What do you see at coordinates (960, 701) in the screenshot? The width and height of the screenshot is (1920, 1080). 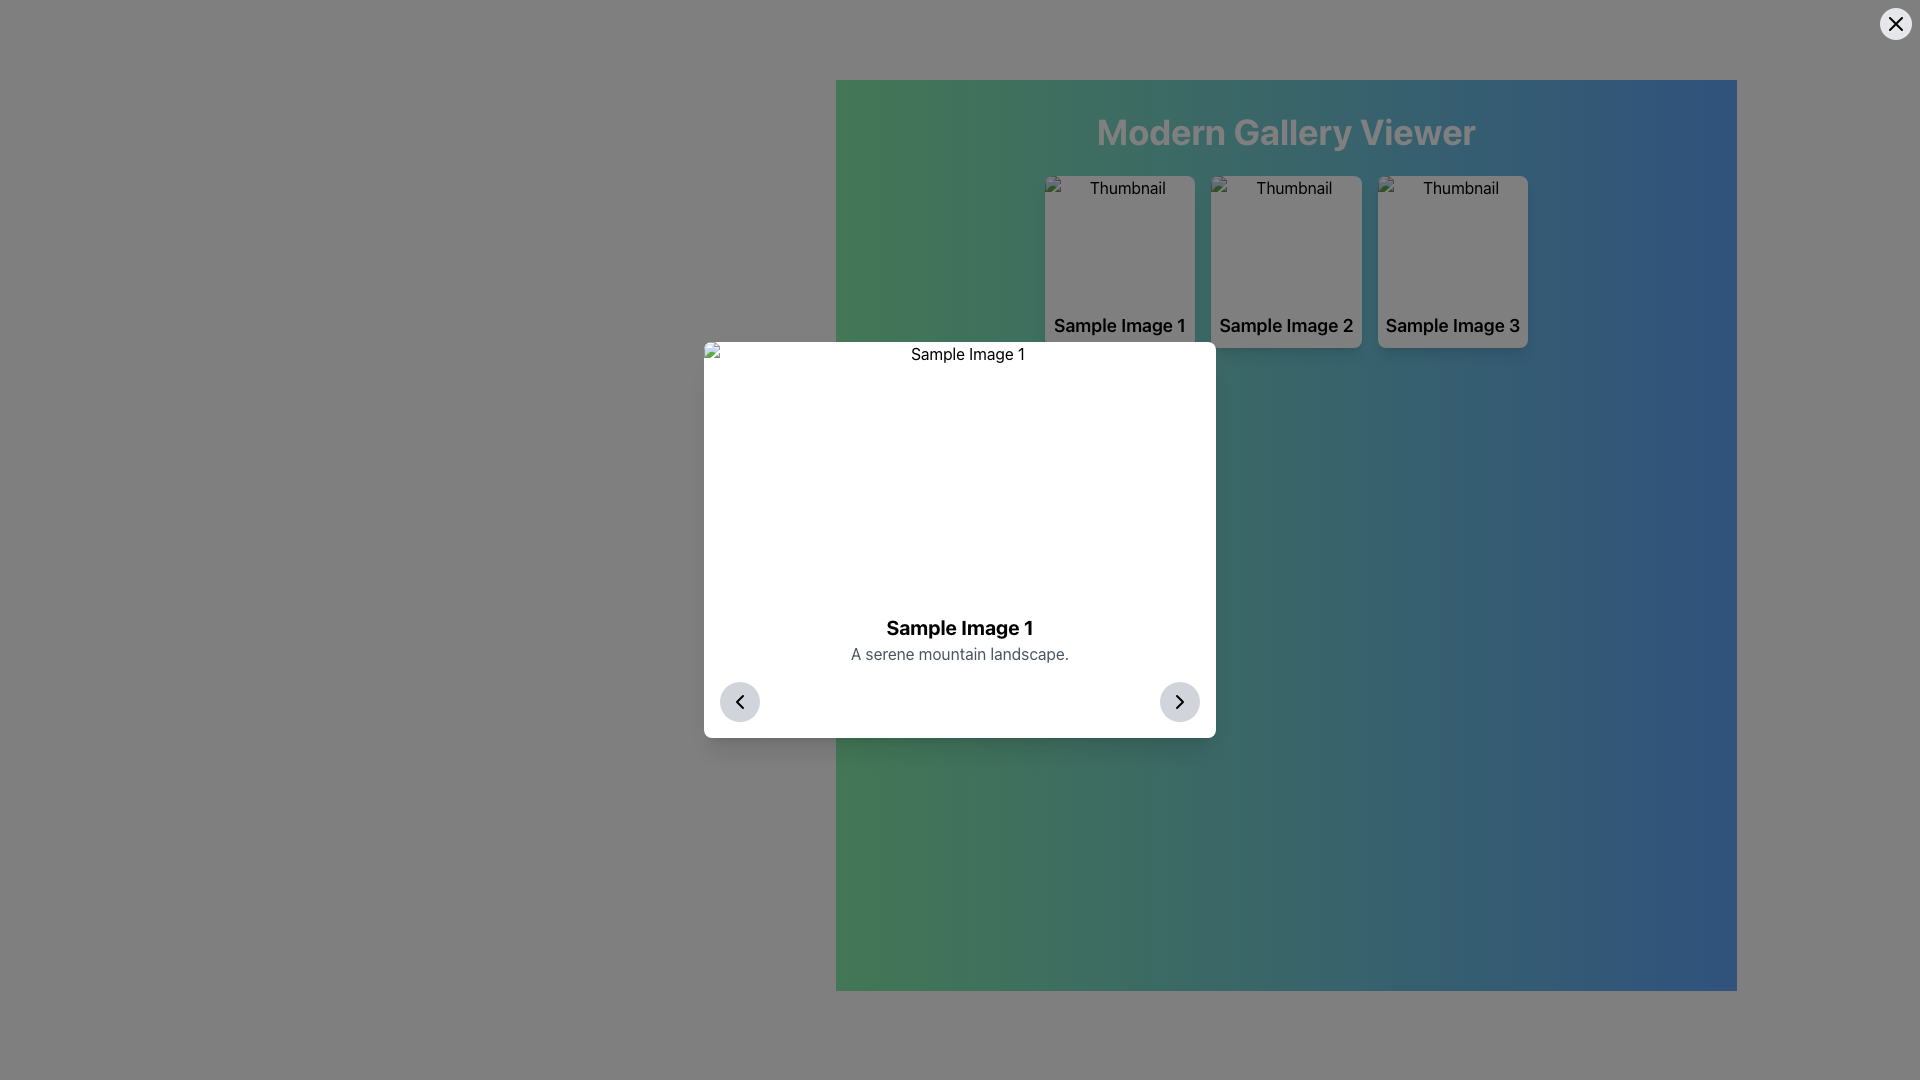 I see `the interactive buttons in the navigation bar located at the bottom of the modal window` at bounding box center [960, 701].